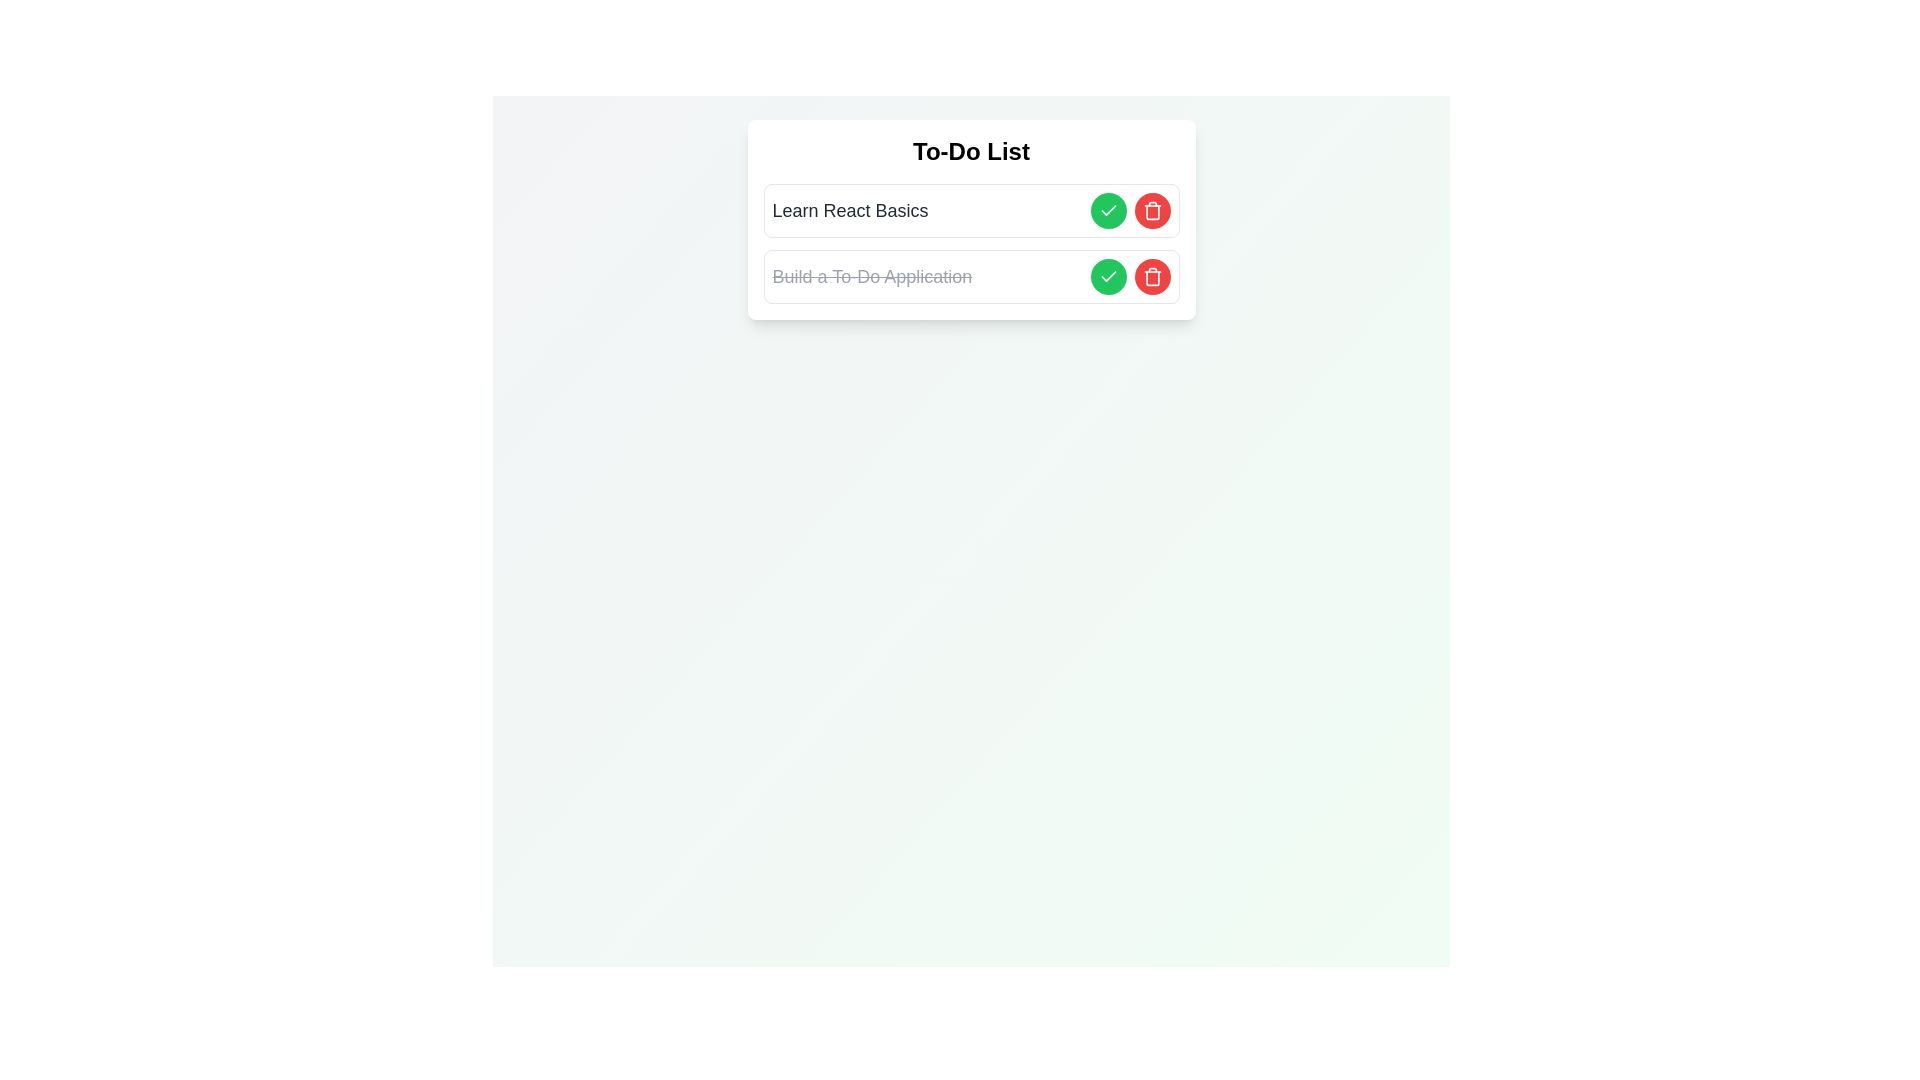 This screenshot has height=1080, width=1920. Describe the element at coordinates (1107, 210) in the screenshot. I see `the checkmark SVG graphic element adjacent to the 'Build a To-Do Application' text` at that location.